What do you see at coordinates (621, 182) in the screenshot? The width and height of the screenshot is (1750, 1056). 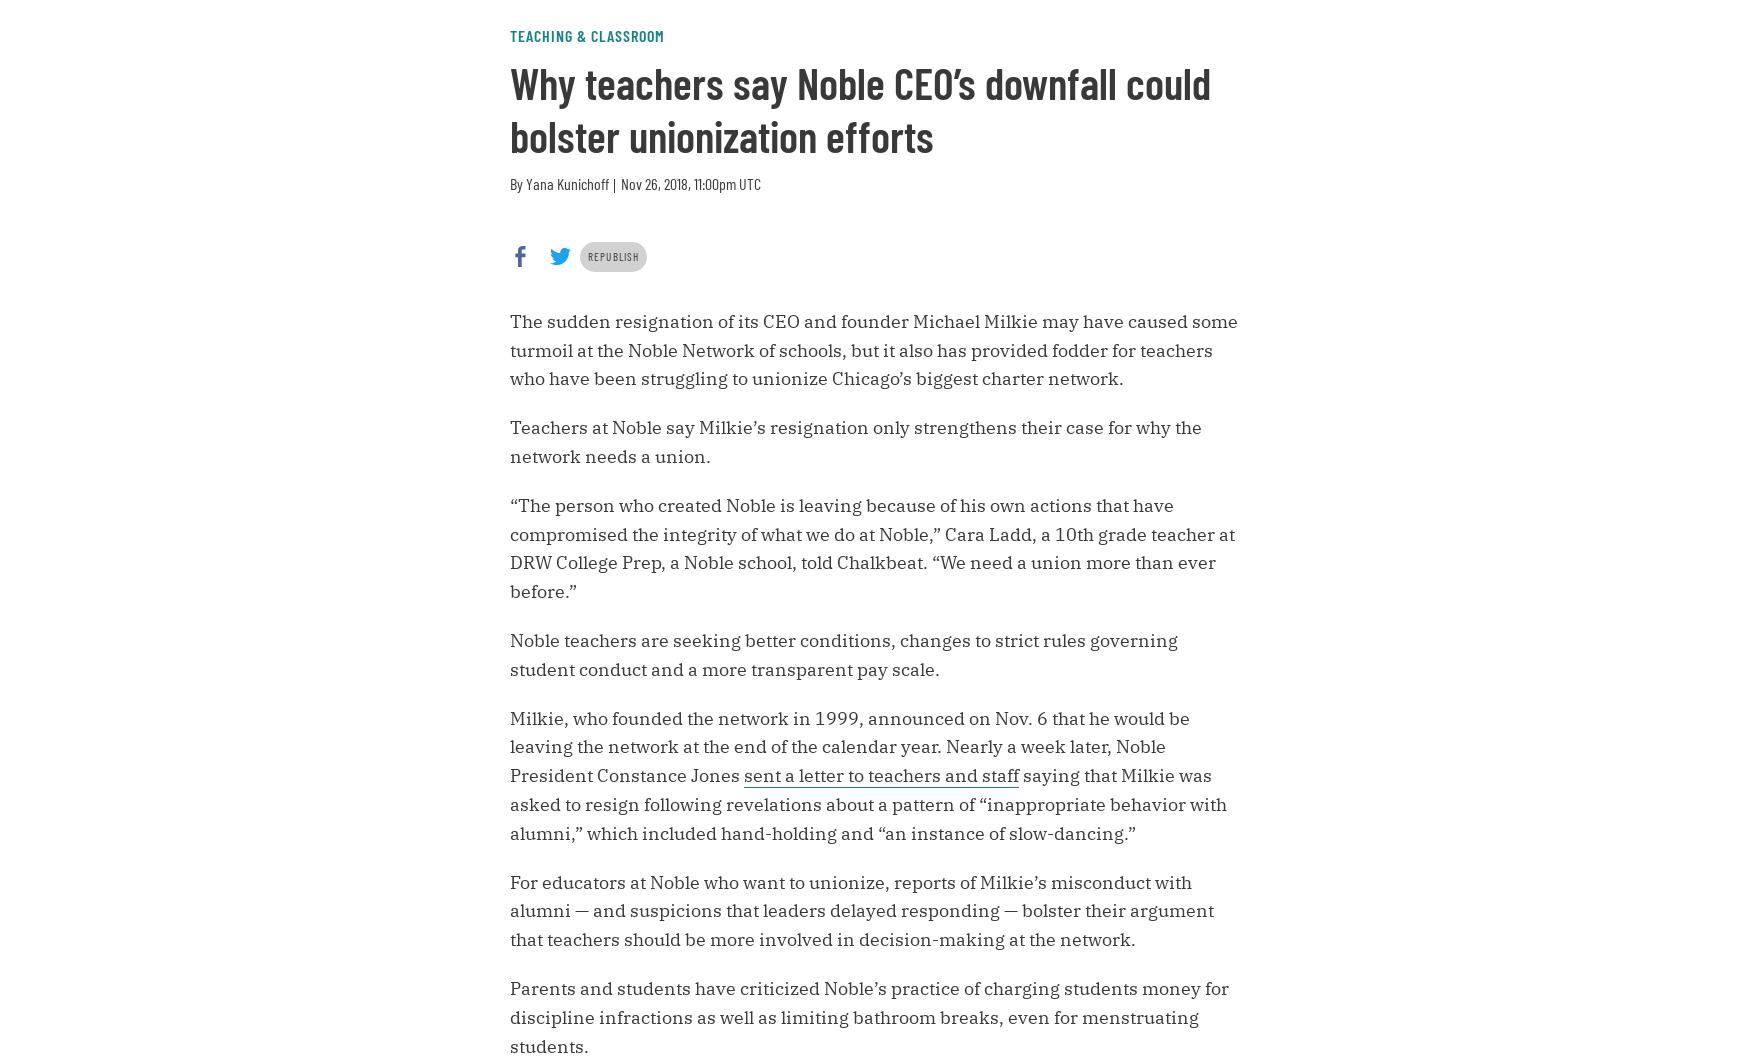 I see `'Nov 26, 2018, 11:00pm UTC'` at bounding box center [621, 182].